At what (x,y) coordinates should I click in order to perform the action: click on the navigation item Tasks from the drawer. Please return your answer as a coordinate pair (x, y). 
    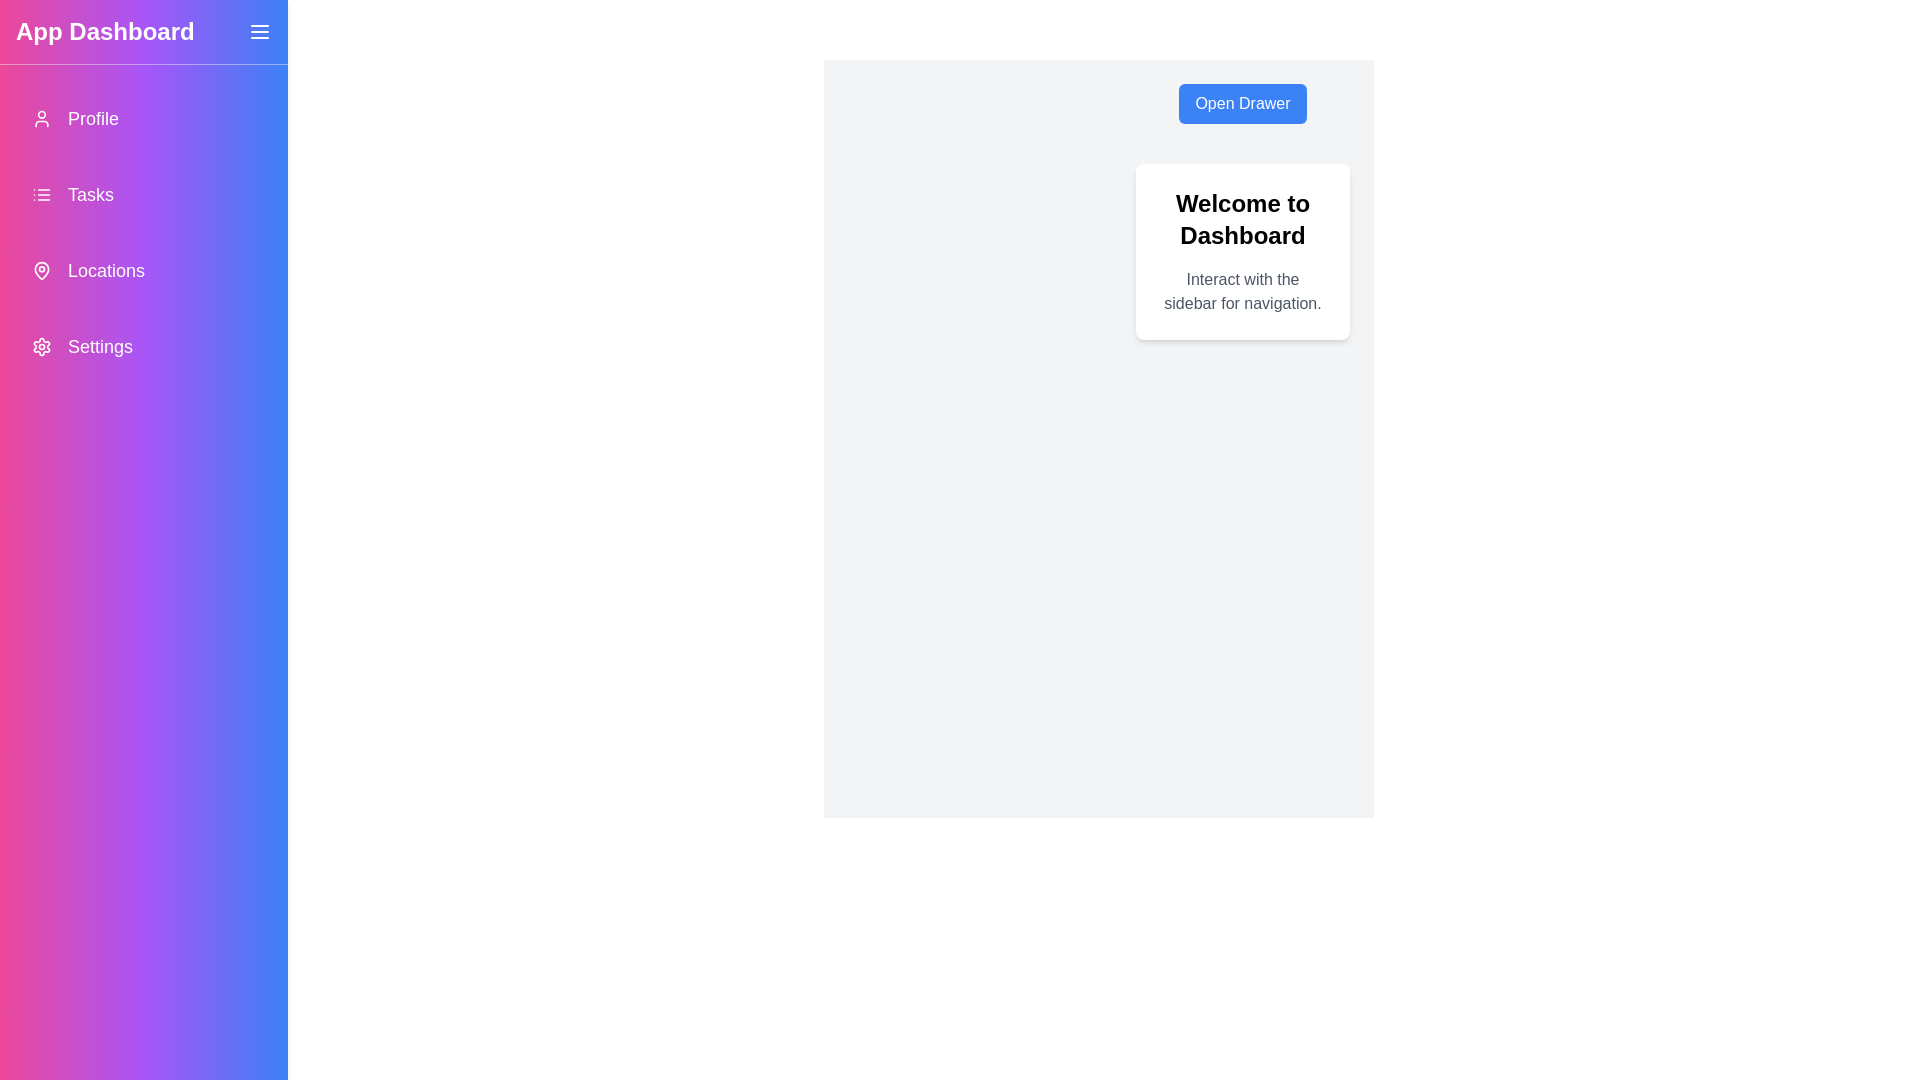
    Looking at the image, I should click on (143, 195).